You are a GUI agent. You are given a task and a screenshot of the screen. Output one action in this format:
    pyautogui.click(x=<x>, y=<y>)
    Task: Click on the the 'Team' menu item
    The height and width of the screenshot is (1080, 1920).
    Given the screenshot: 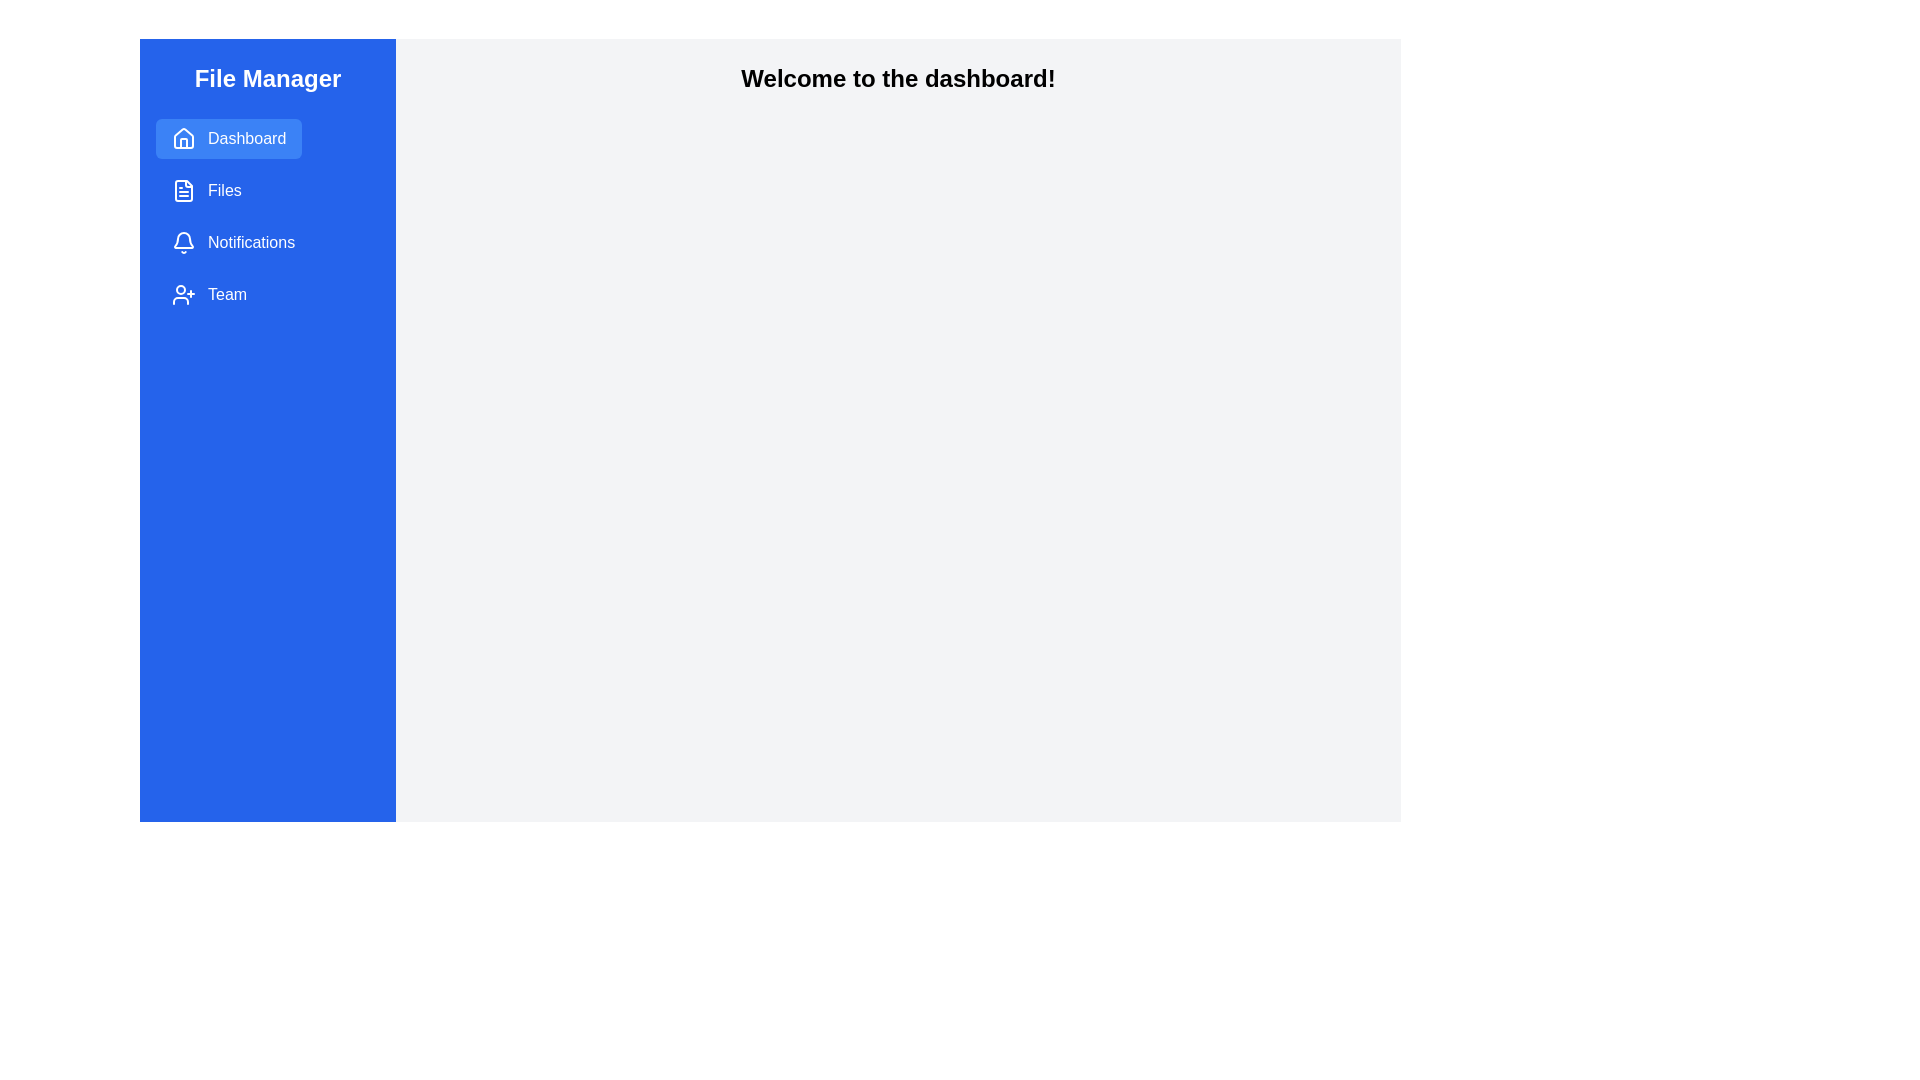 What is the action you would take?
    pyautogui.click(x=209, y=294)
    